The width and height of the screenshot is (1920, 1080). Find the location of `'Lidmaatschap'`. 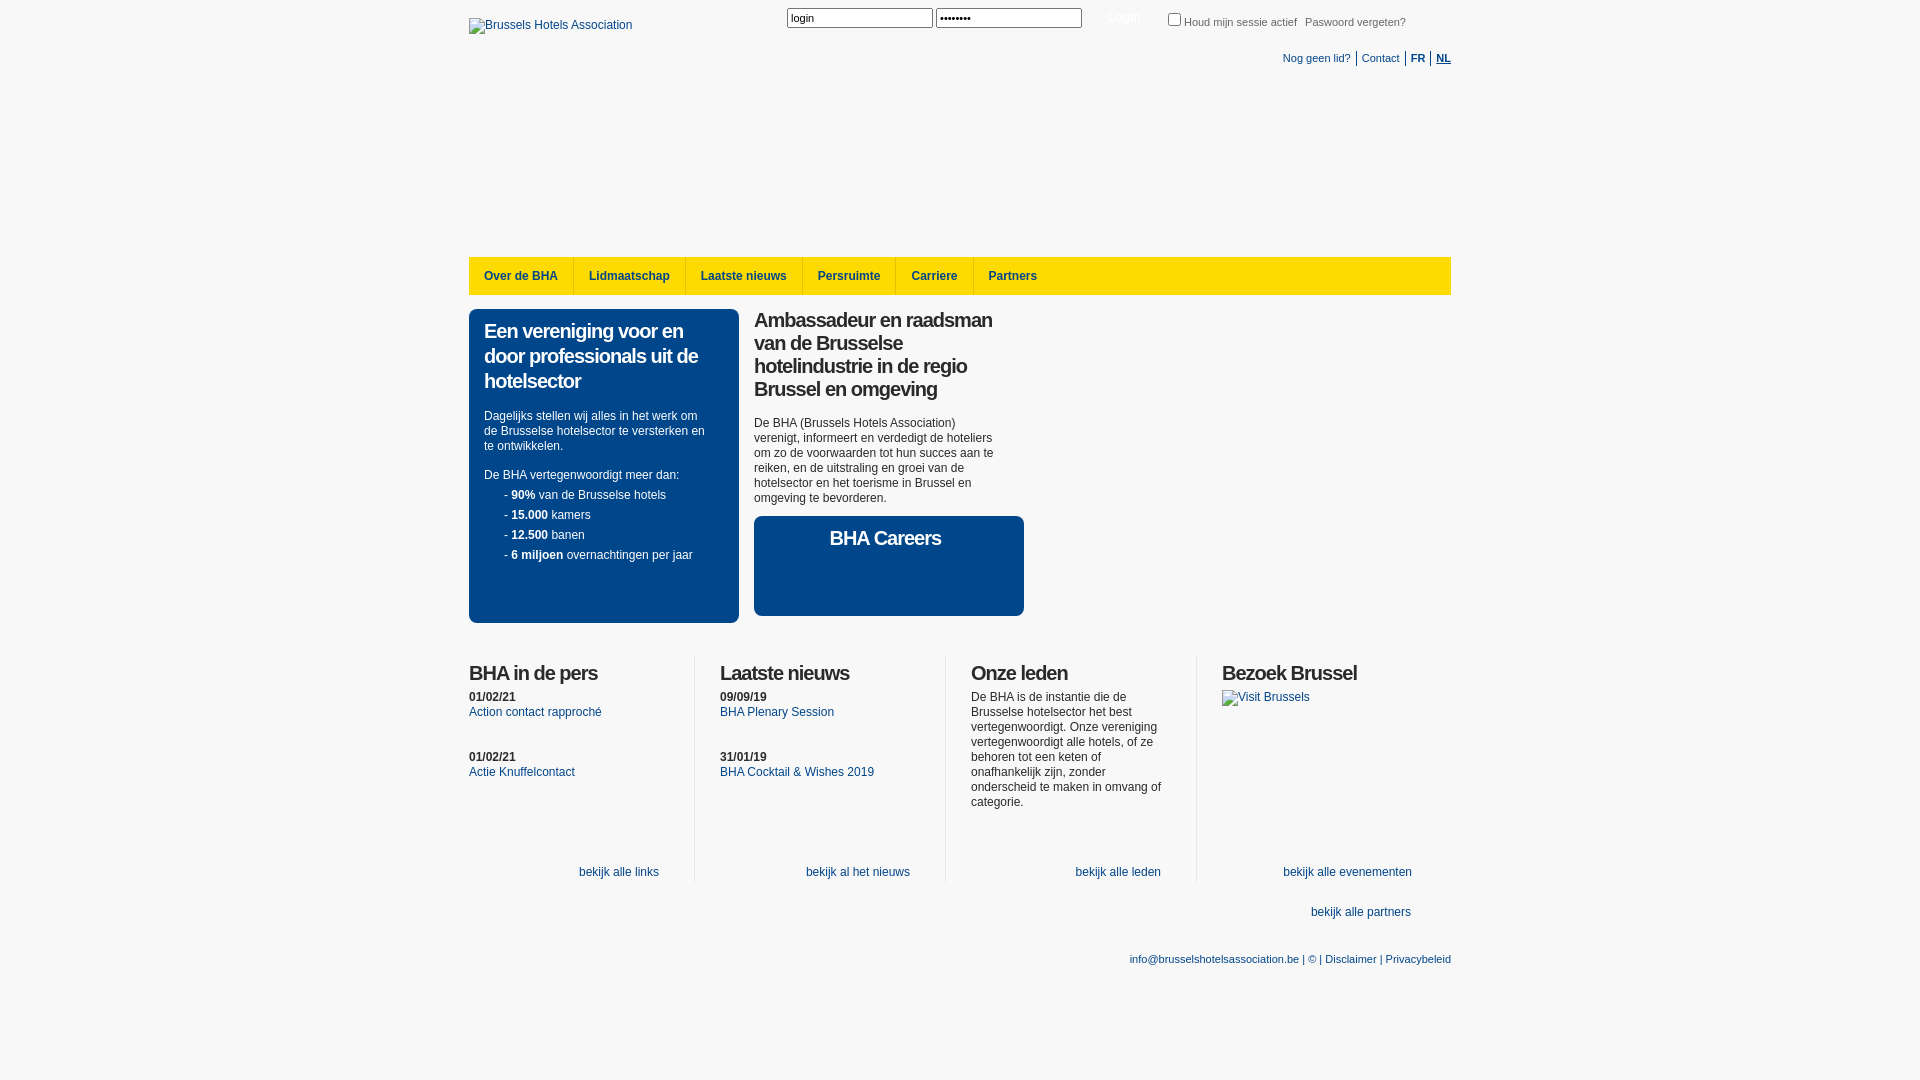

'Lidmaatschap' is located at coordinates (627, 276).